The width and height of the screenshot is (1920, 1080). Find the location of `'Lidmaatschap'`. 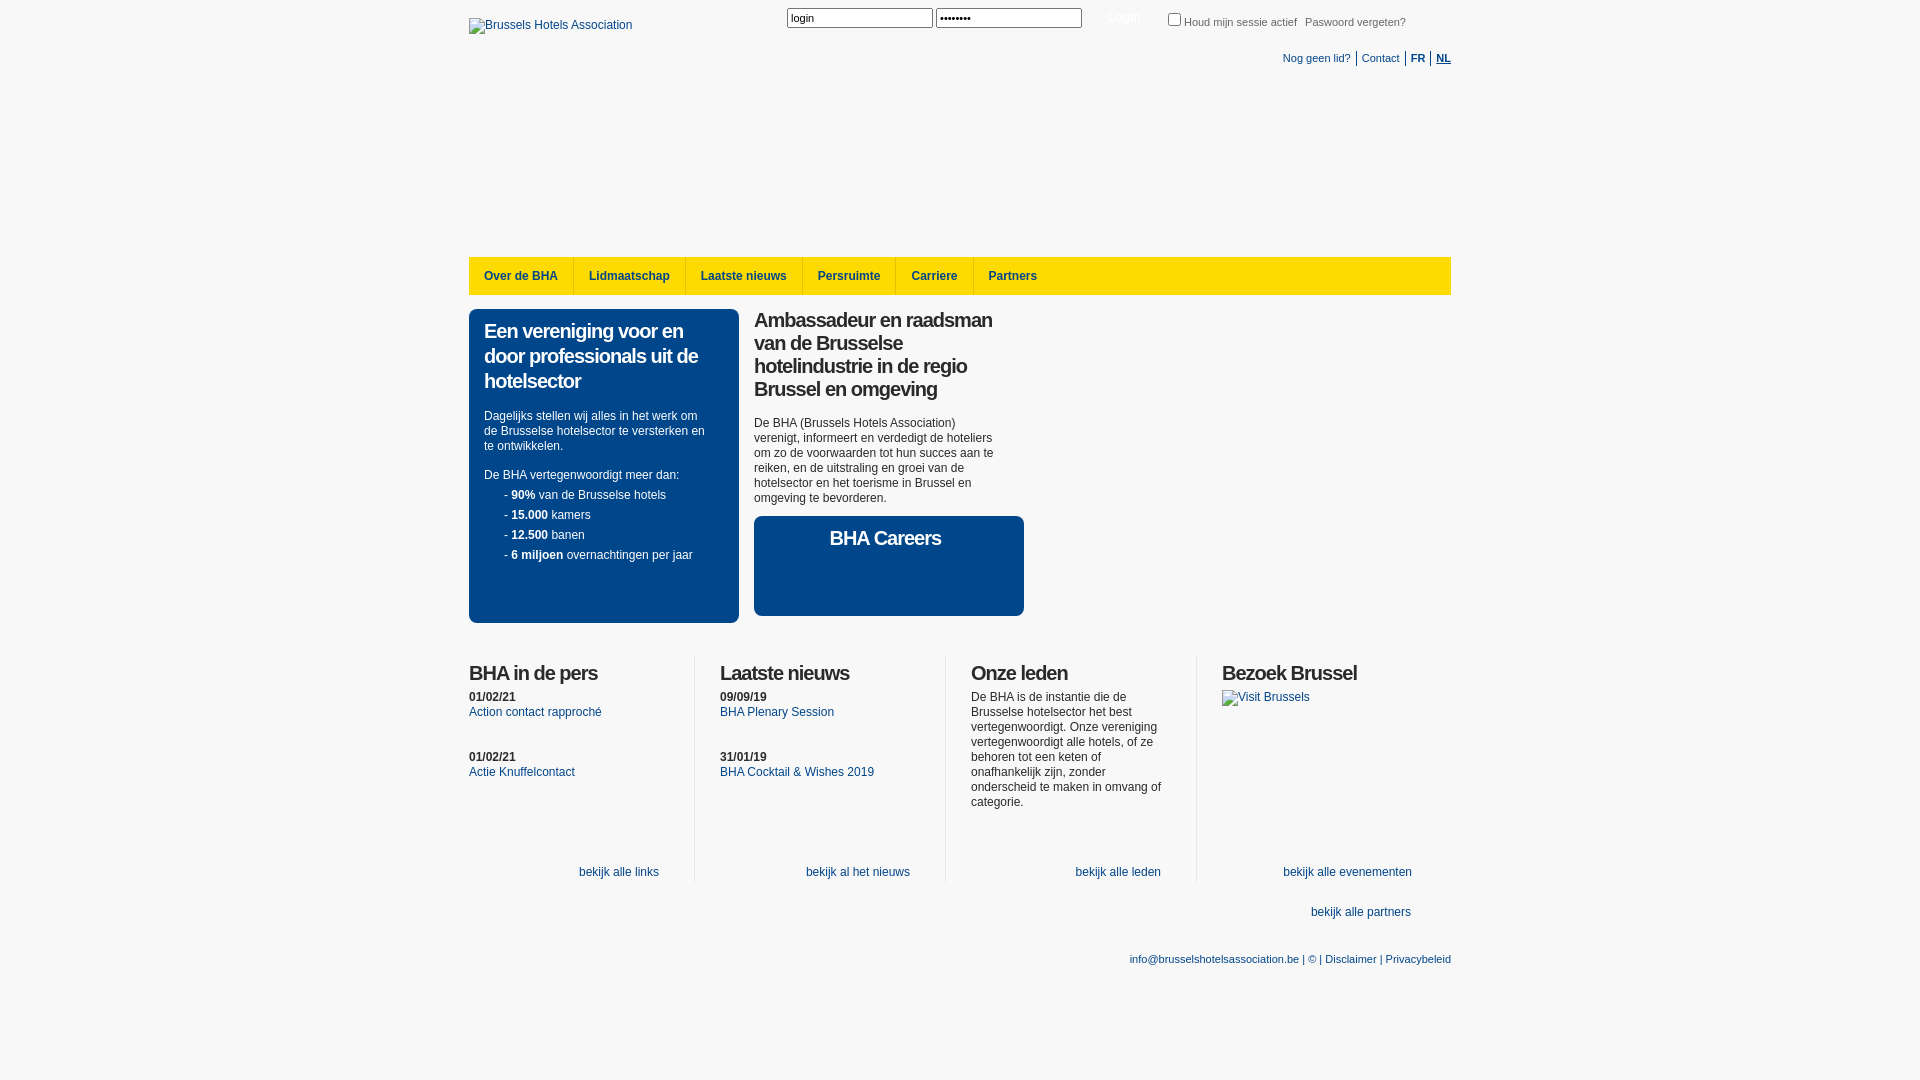

'Lidmaatschap' is located at coordinates (627, 276).